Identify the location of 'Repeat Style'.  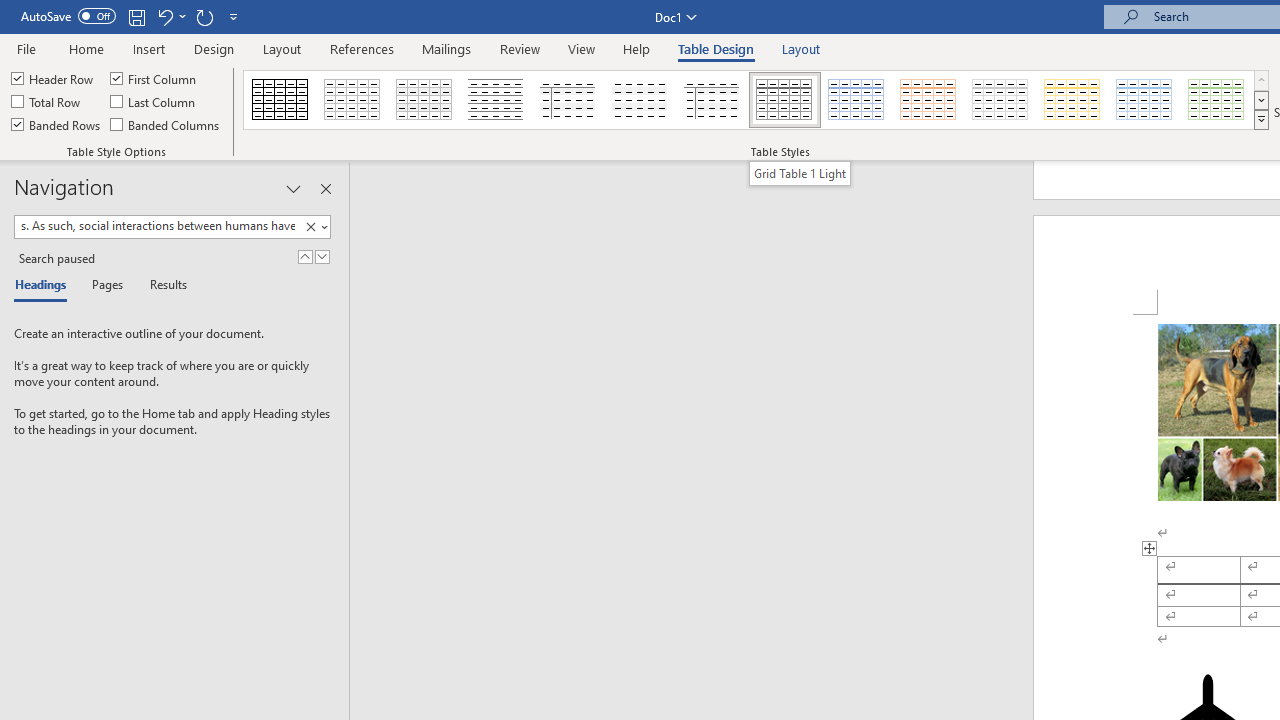
(204, 16).